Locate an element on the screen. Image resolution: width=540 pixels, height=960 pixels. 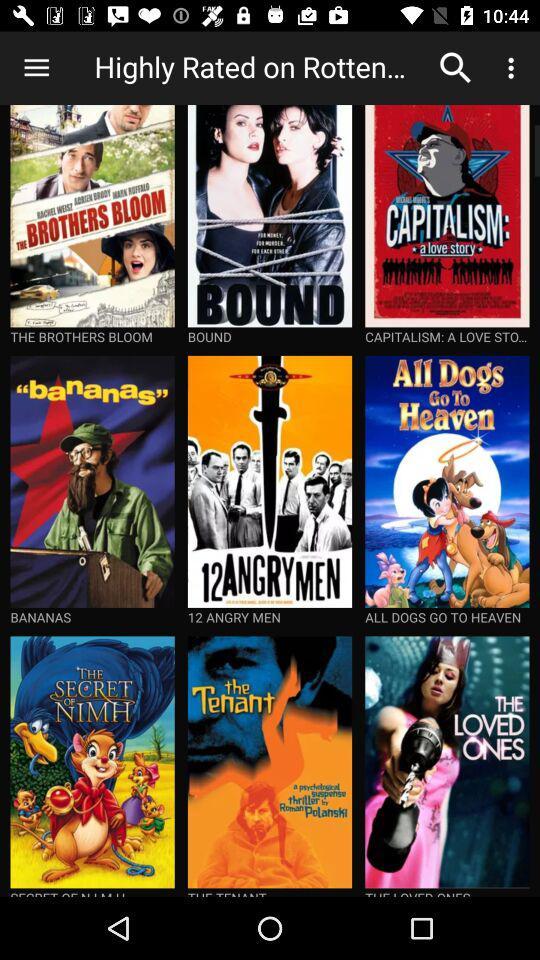
the icon next to highly rated on item is located at coordinates (455, 68).